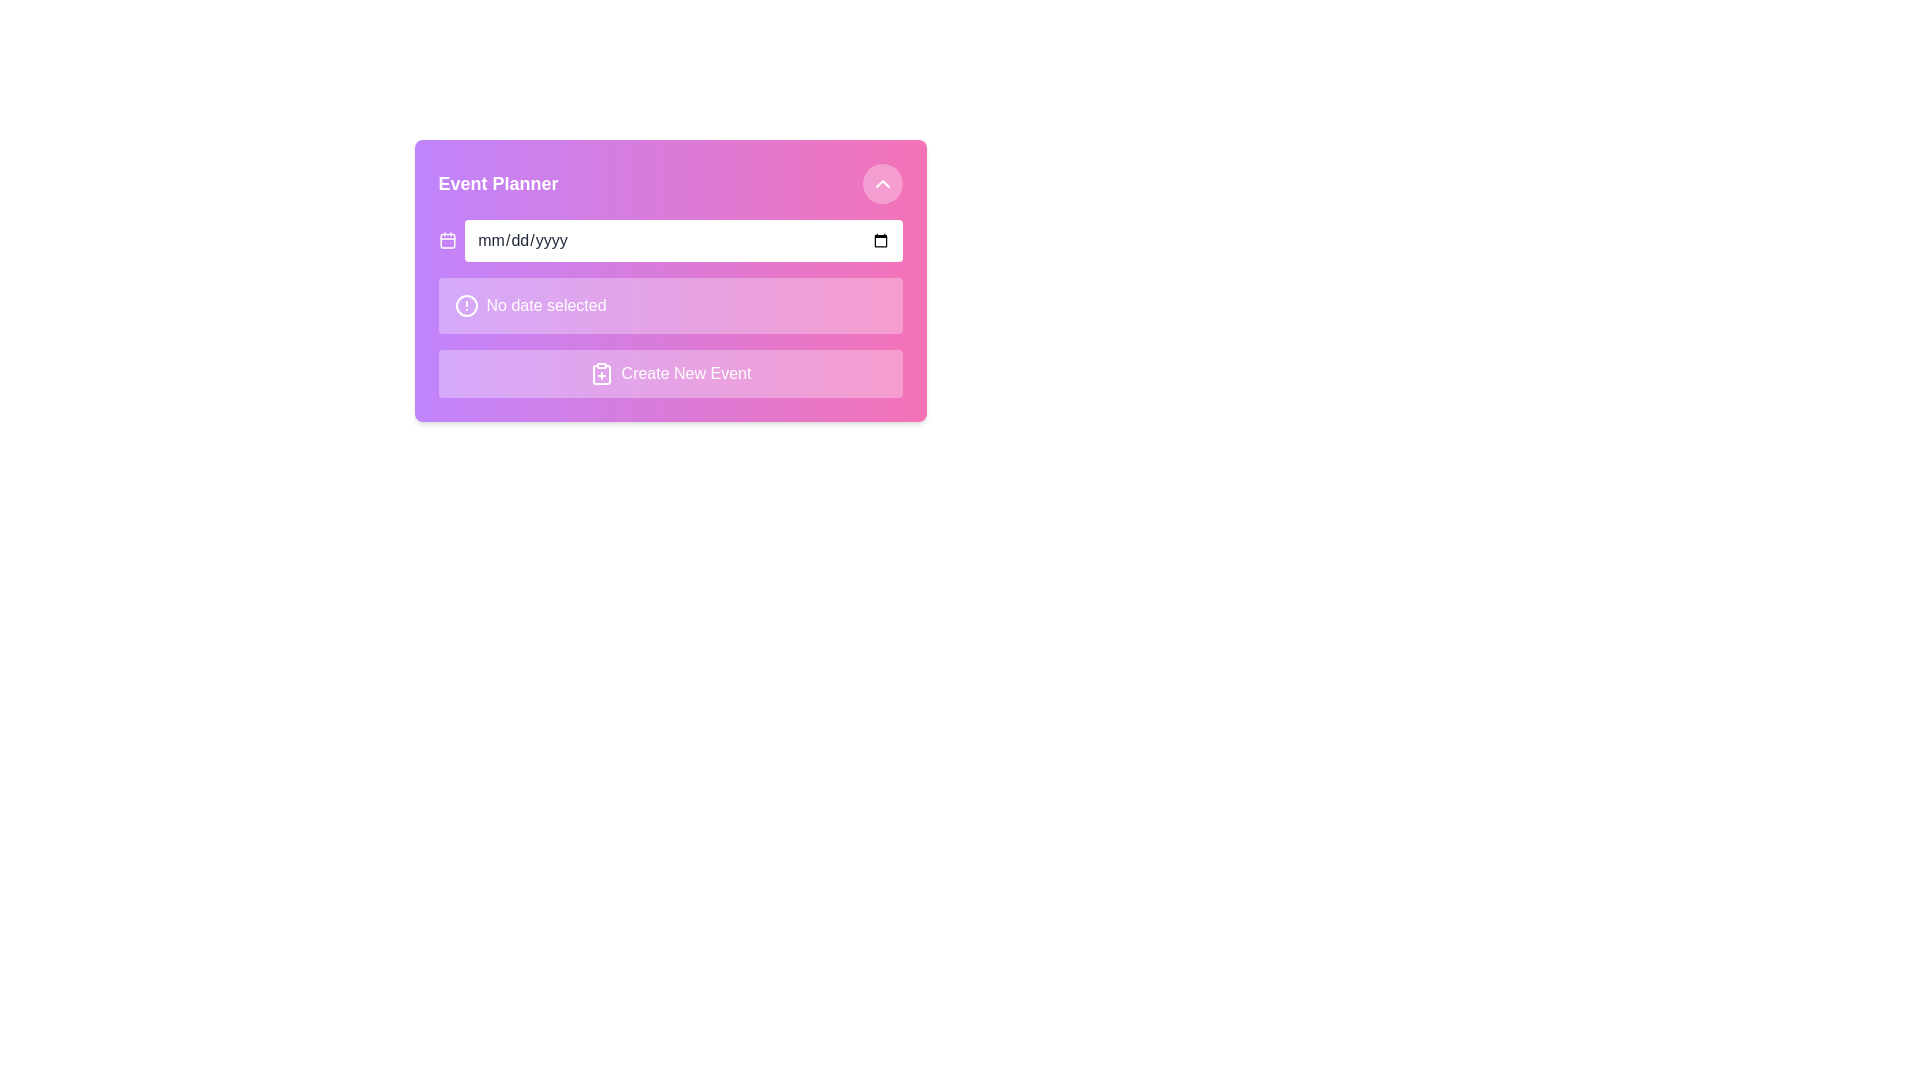 This screenshot has height=1080, width=1920. Describe the element at coordinates (498, 184) in the screenshot. I see `the 'Event Planner' text label, which is styled in bold and located at the top-left corner of a card-like UI section with a gradient purple background` at that location.